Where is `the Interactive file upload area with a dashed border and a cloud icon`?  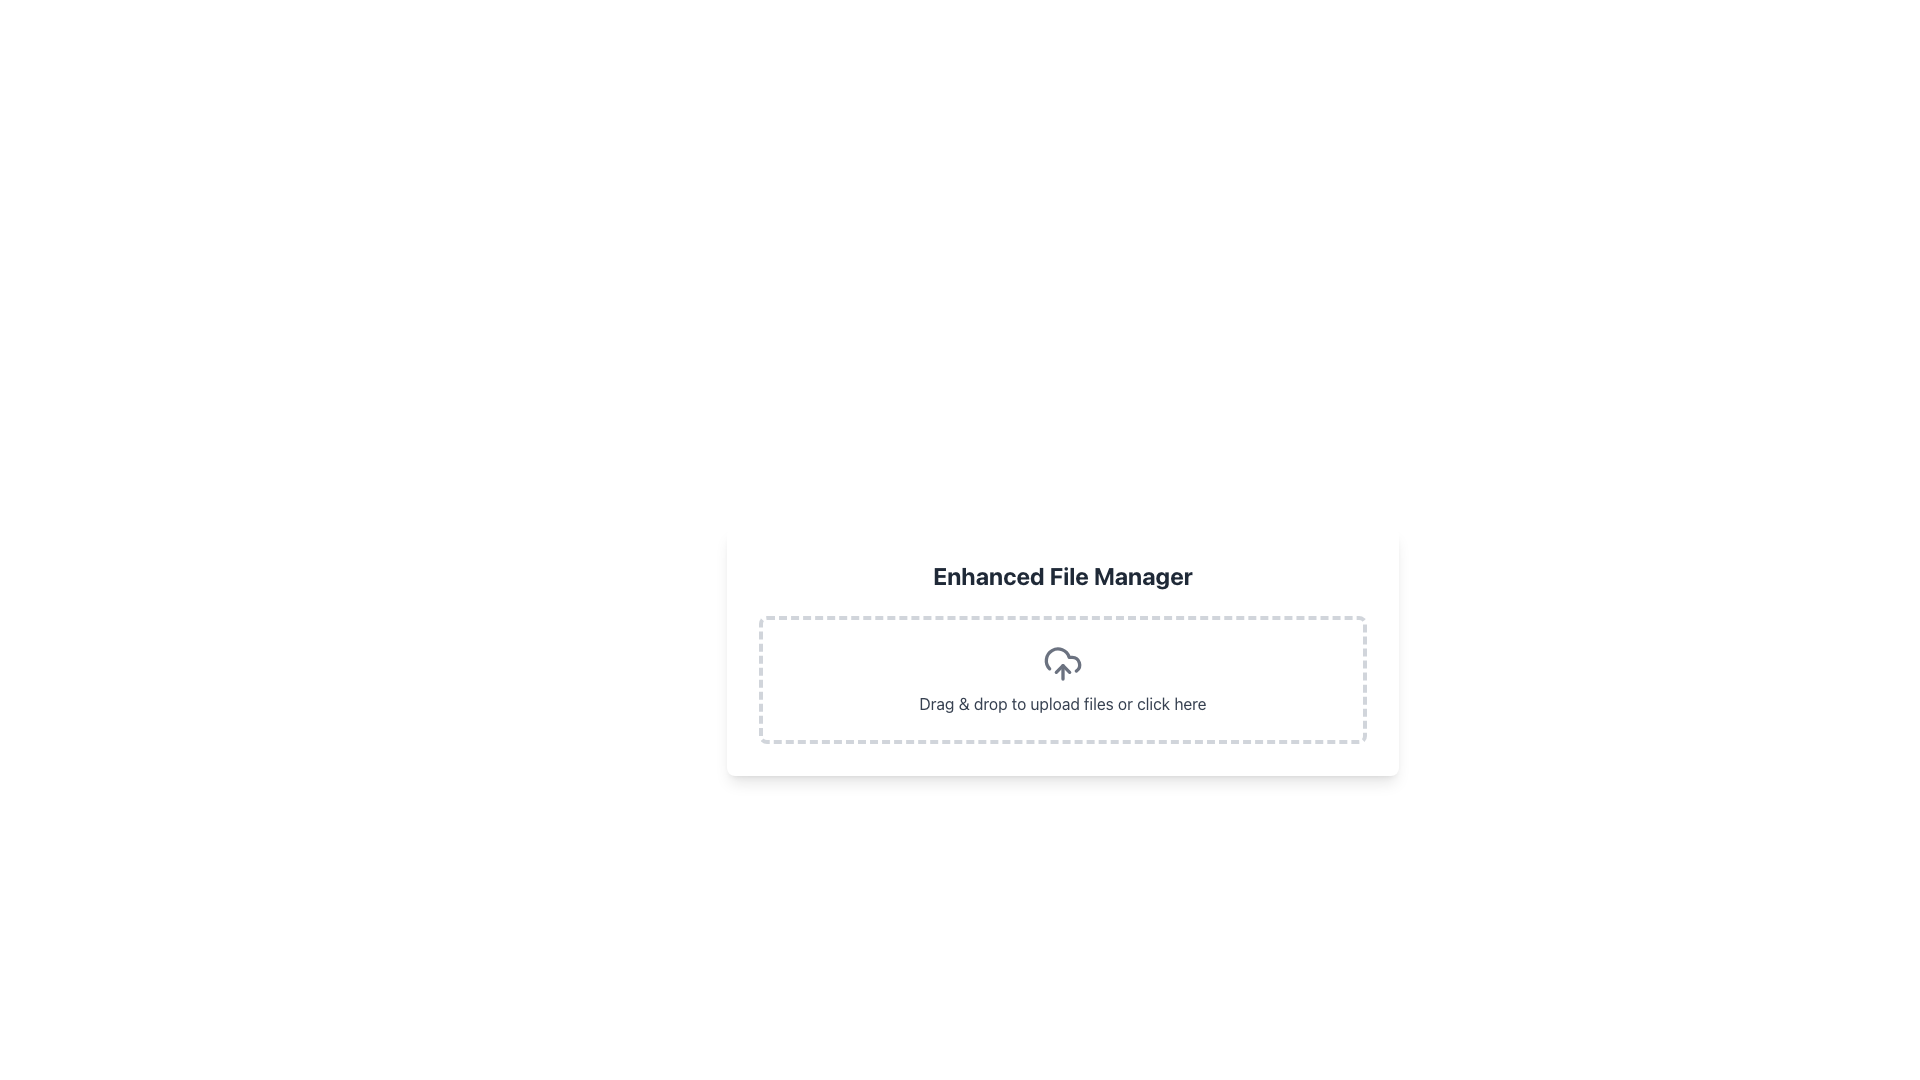
the Interactive file upload area with a dashed border and a cloud icon is located at coordinates (1061, 678).